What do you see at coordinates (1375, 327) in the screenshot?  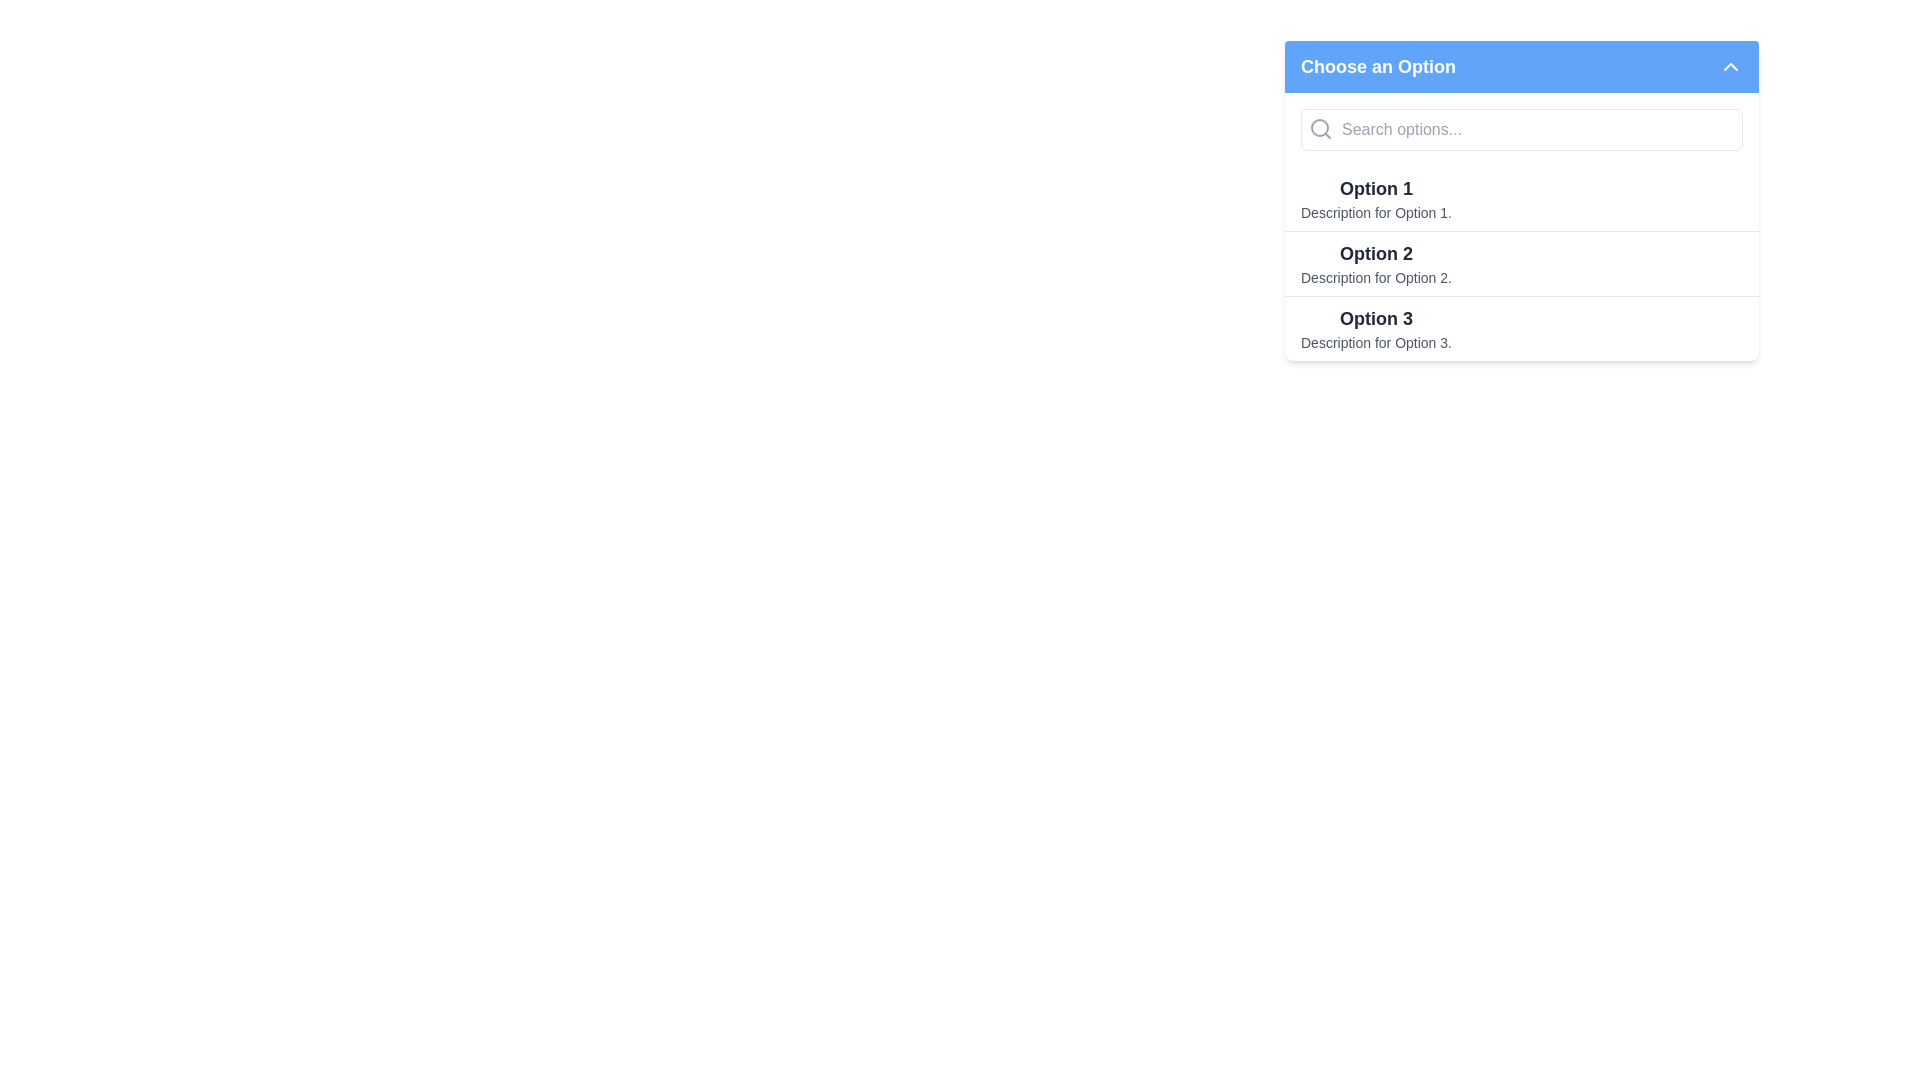 I see `the dropdown list item labeled 'Option 3'` at bounding box center [1375, 327].